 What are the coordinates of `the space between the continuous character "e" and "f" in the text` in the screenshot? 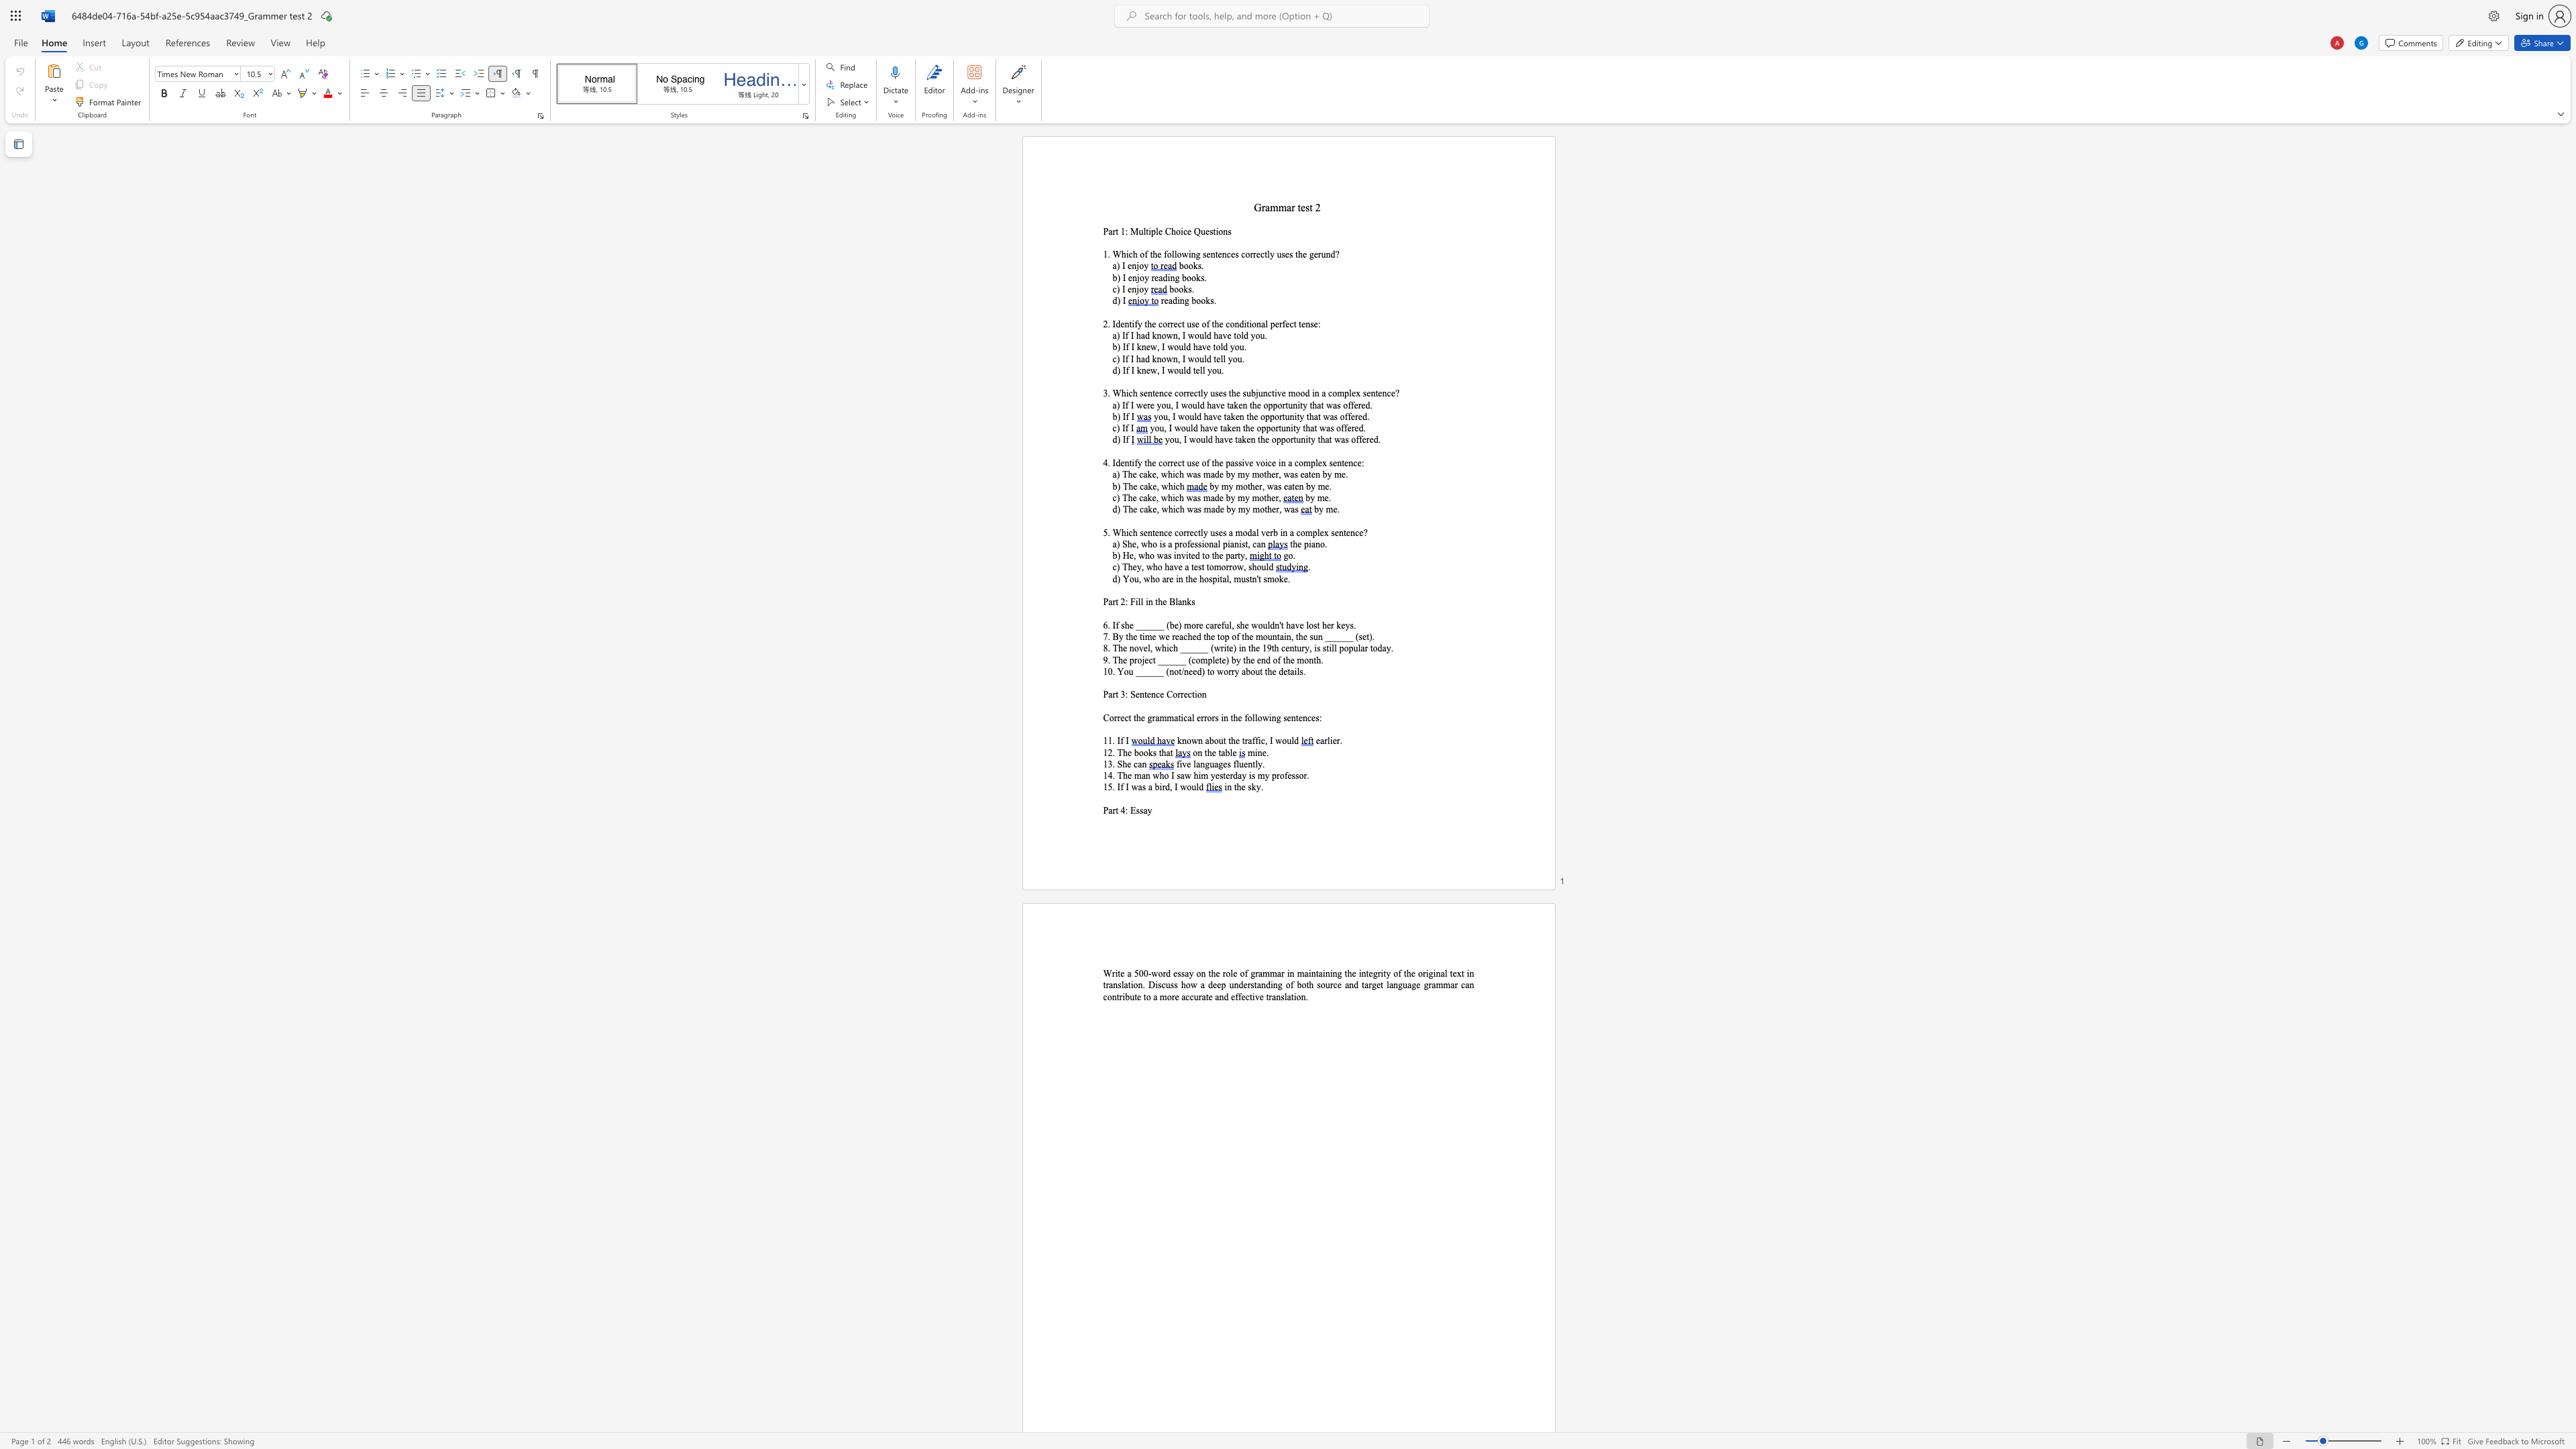 It's located at (1220, 625).